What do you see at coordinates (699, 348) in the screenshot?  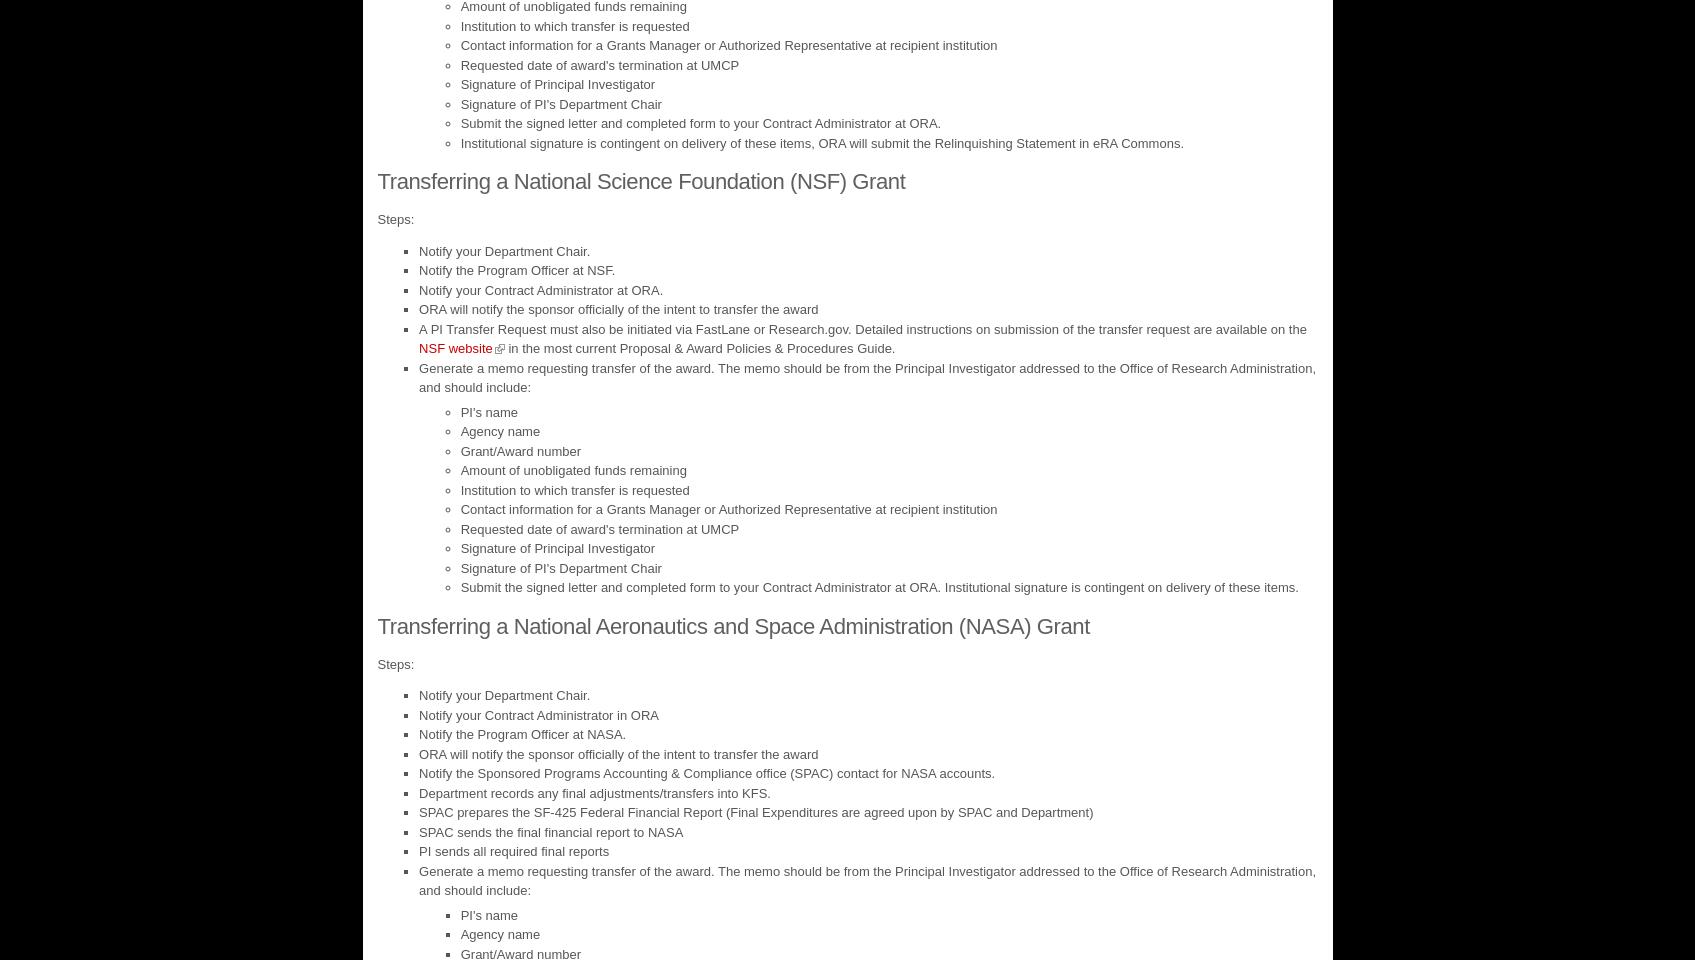 I see `'in the most current Proposal & Award Policies & Procedures Guide.'` at bounding box center [699, 348].